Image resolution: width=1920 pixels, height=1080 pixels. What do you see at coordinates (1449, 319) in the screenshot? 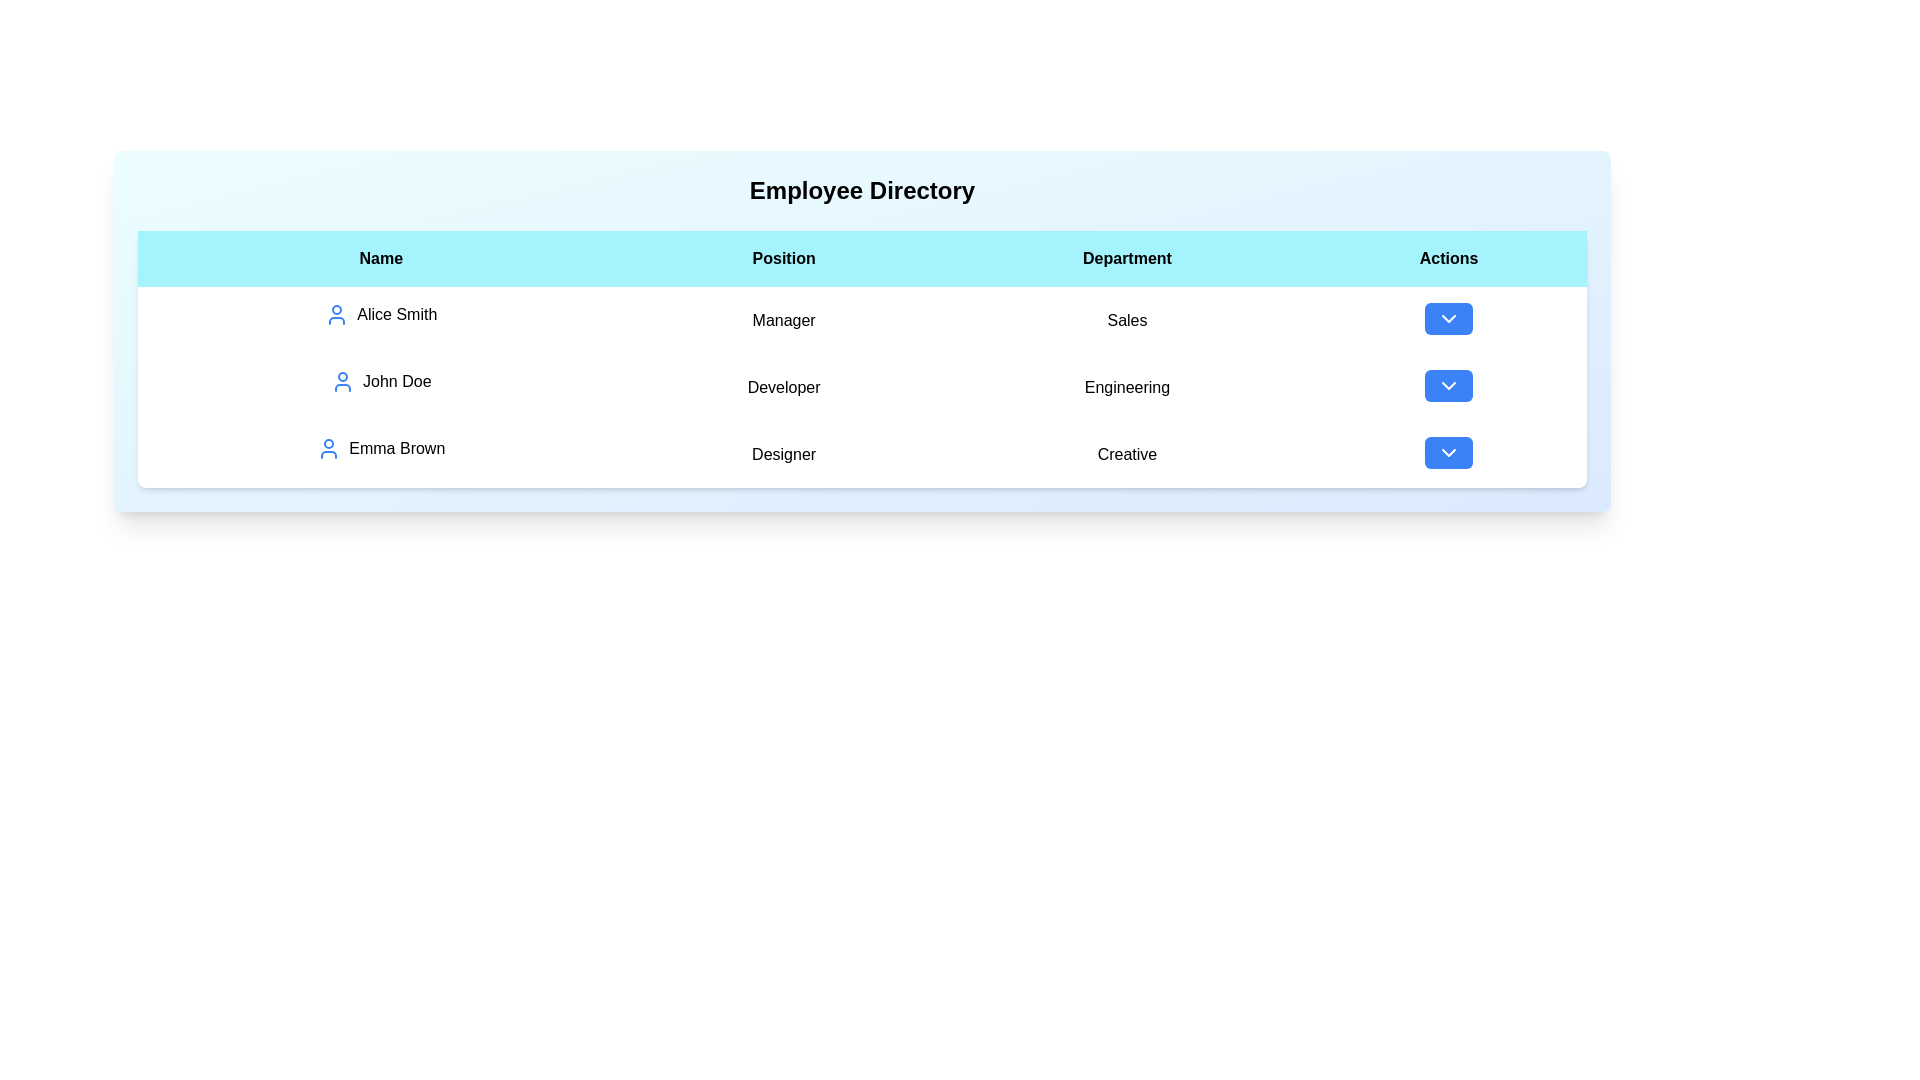
I see `the dropdown button located in the rightmost column of the row for 'Alice Smith'` at bounding box center [1449, 319].